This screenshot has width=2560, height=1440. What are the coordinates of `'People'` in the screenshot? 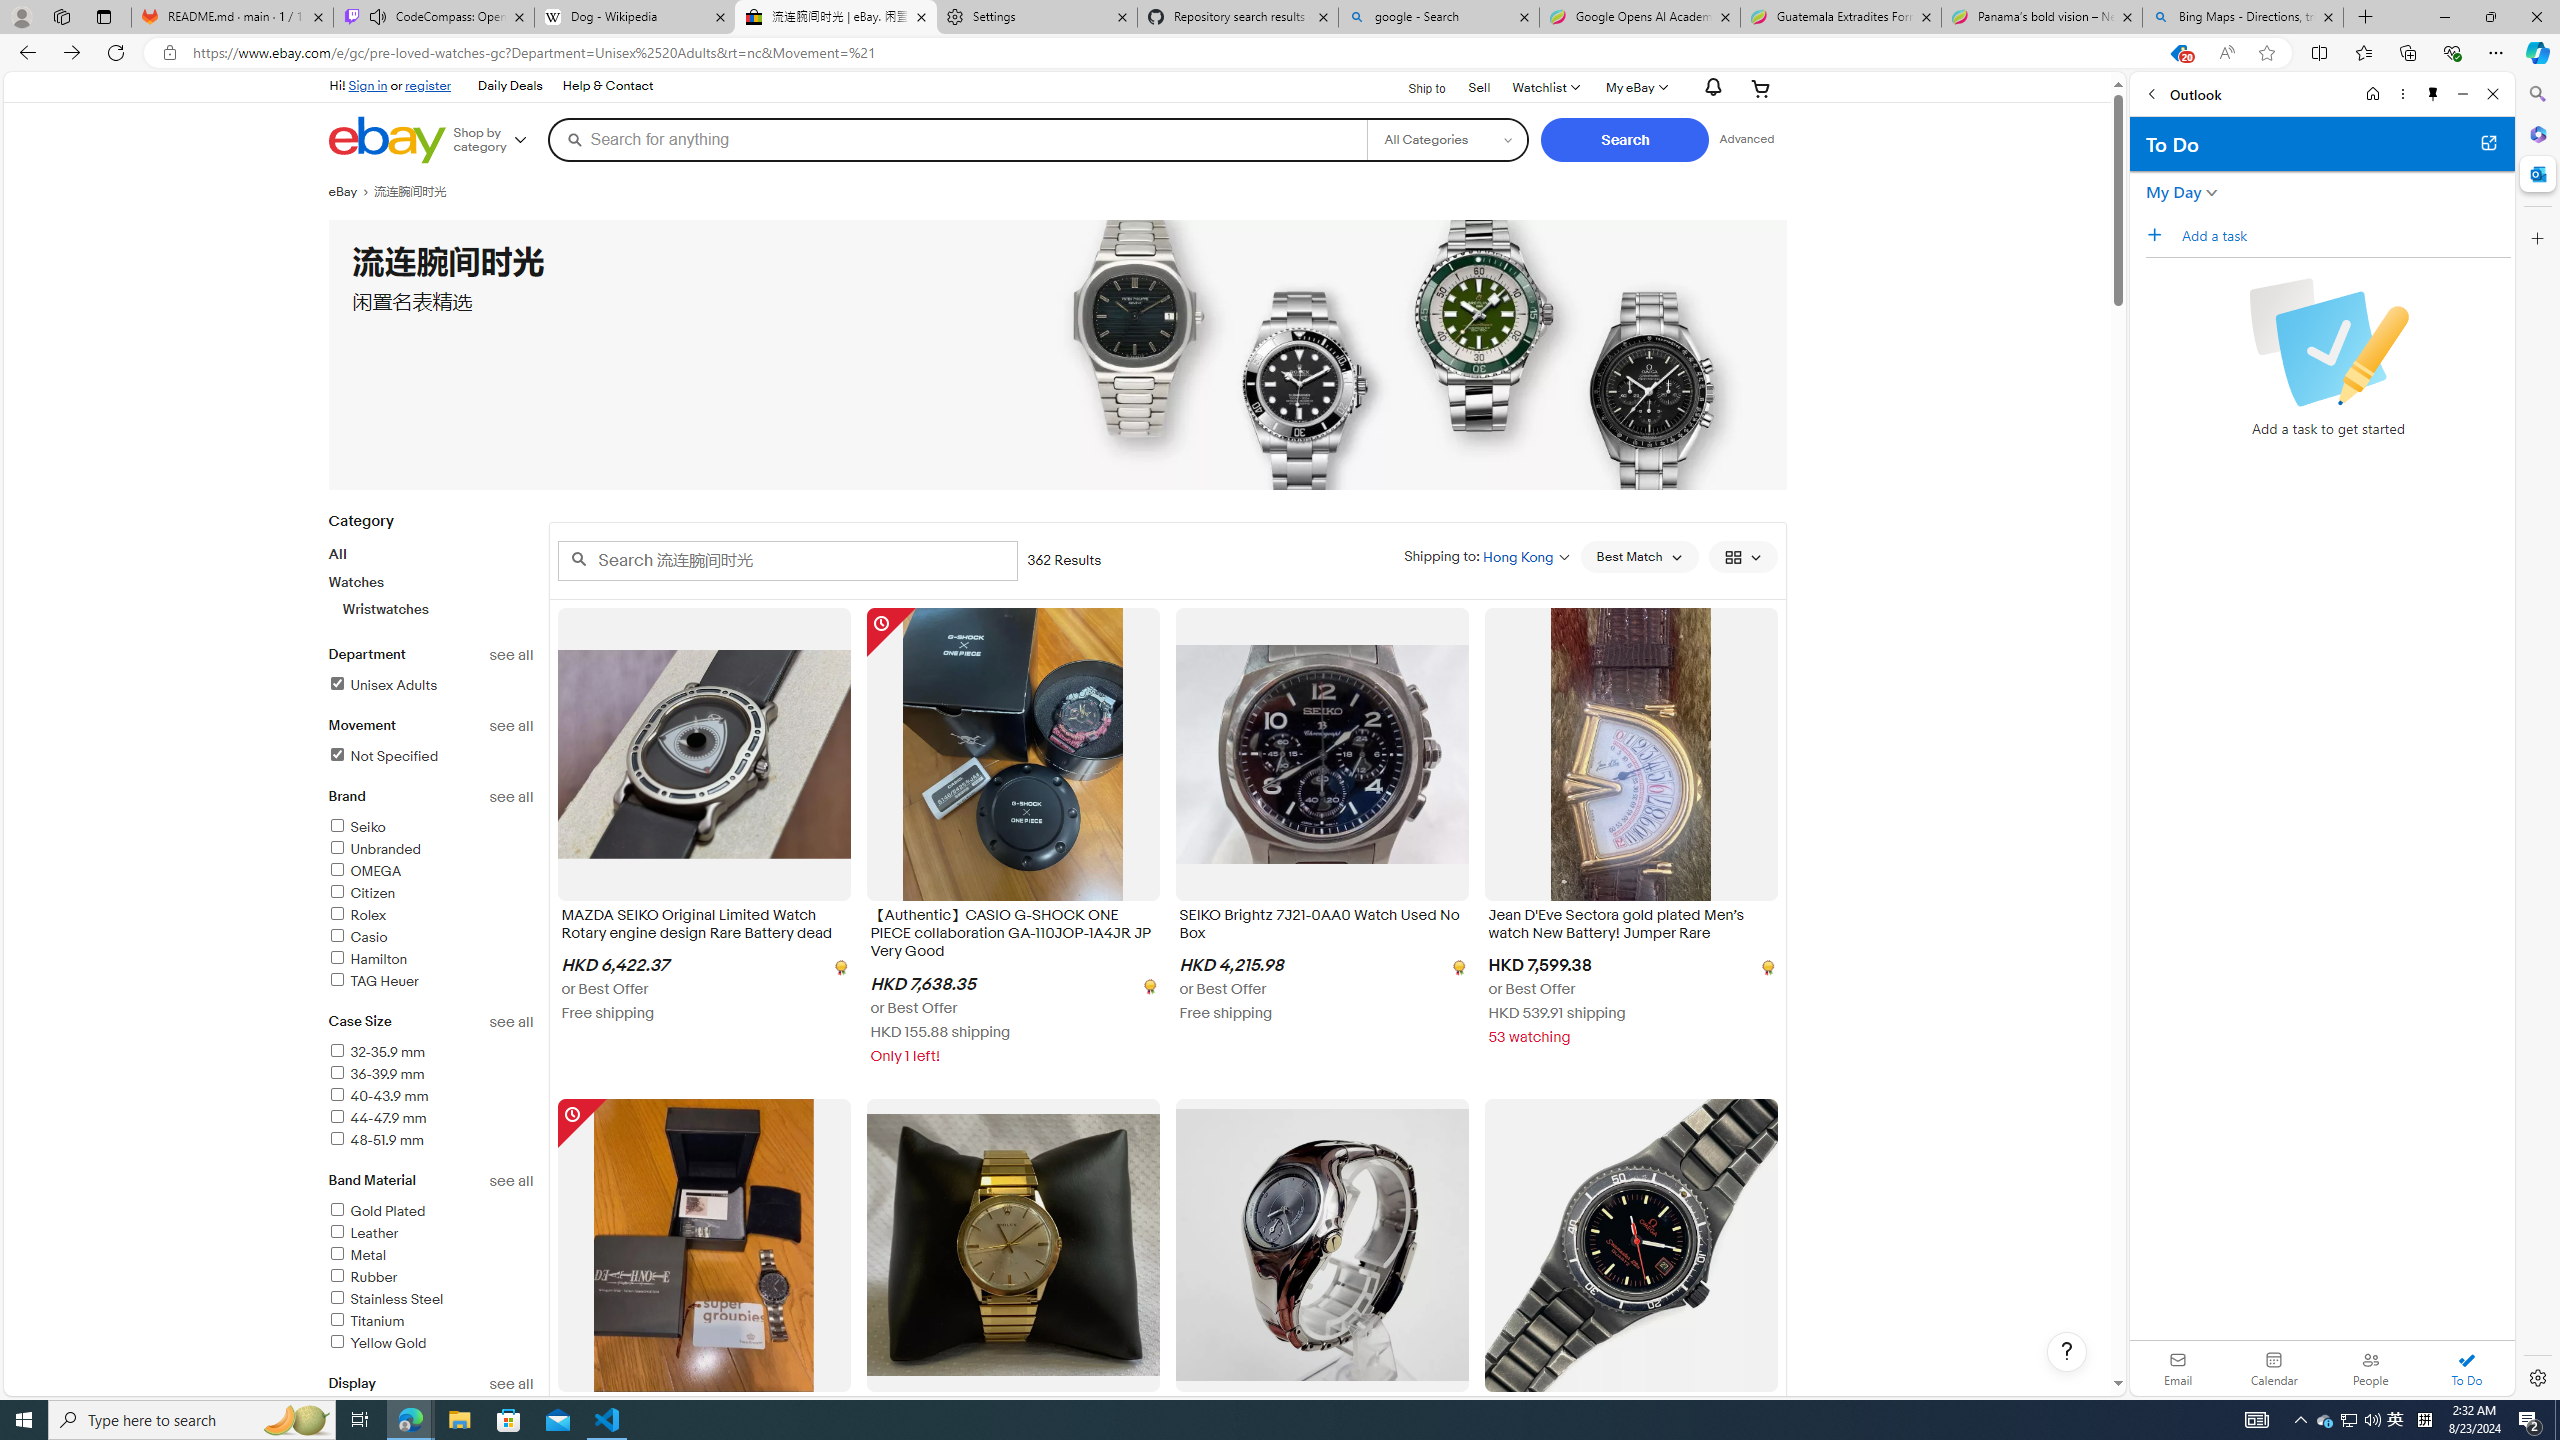 It's located at (2369, 1367).